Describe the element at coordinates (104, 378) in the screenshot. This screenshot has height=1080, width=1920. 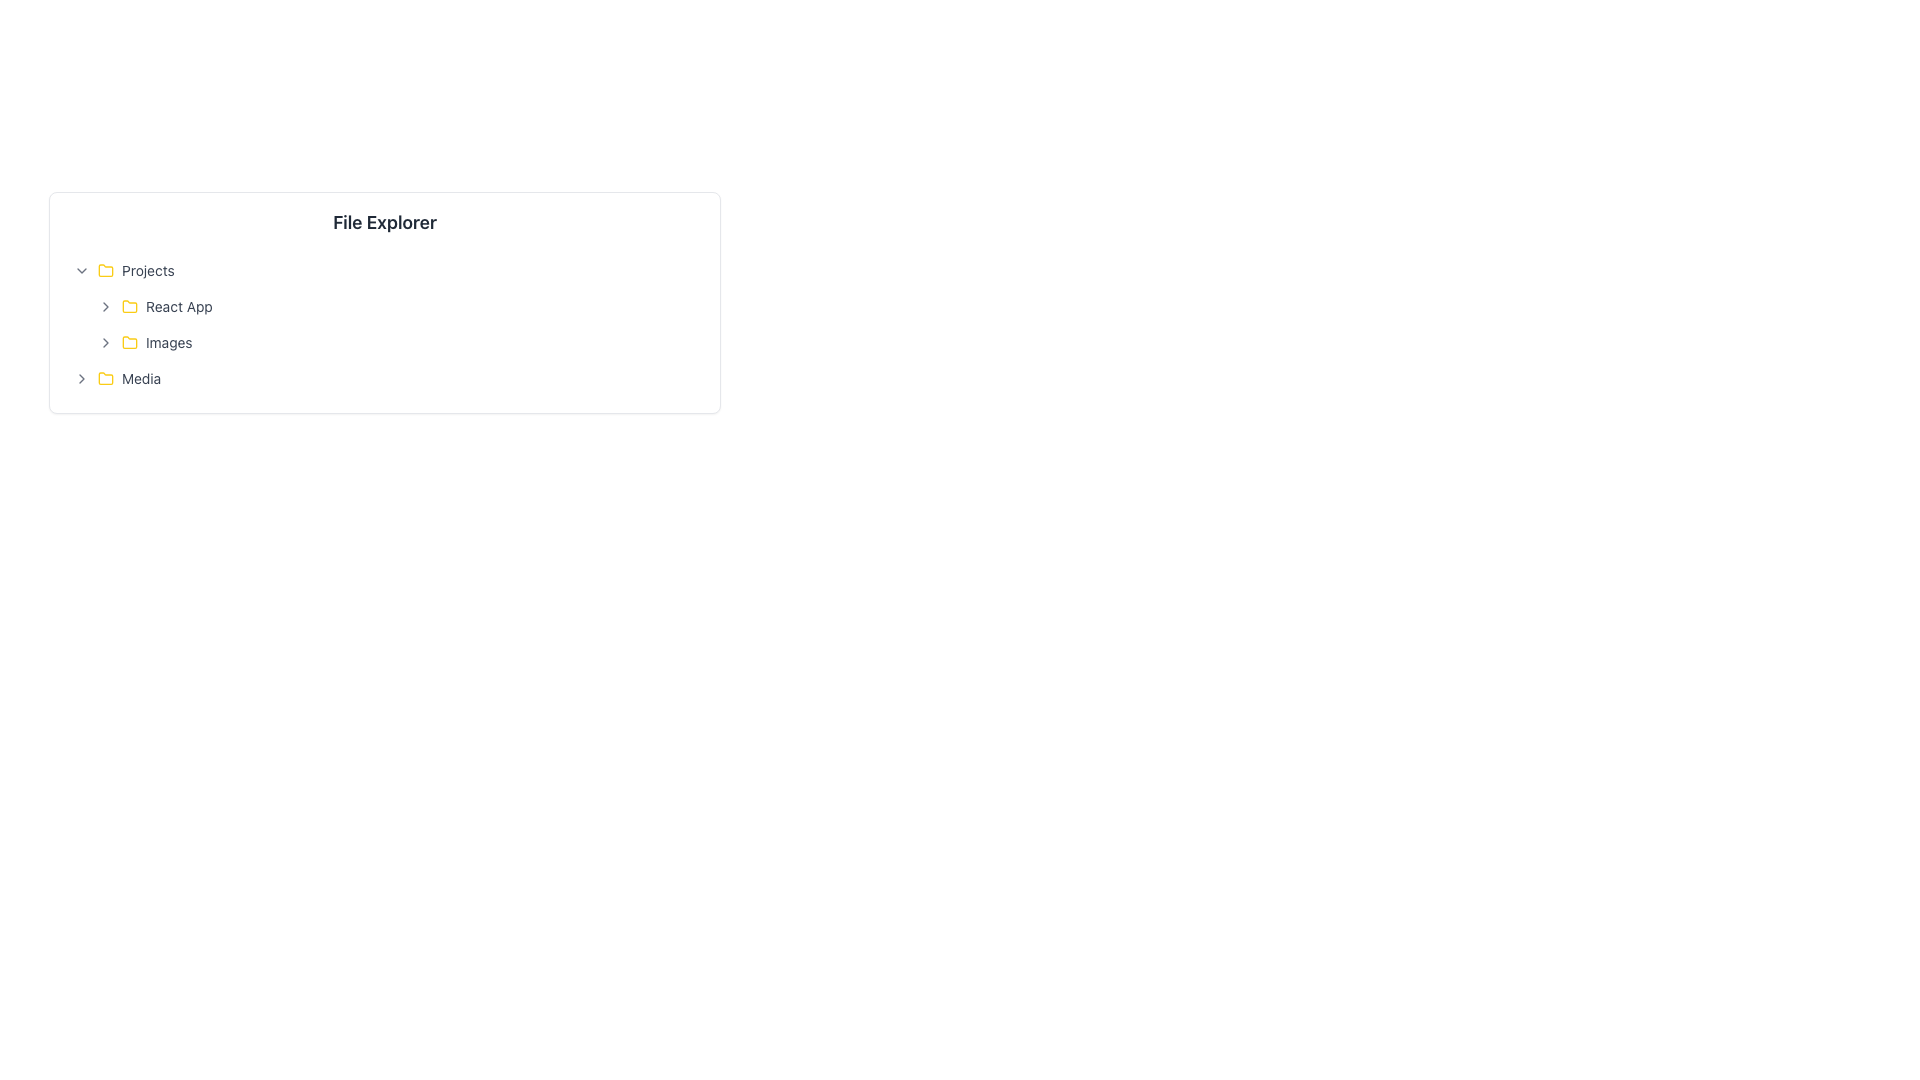
I see `the folder icon representing the 'Media' entry in the file explorer interface to facilitate navigation and identification` at that location.